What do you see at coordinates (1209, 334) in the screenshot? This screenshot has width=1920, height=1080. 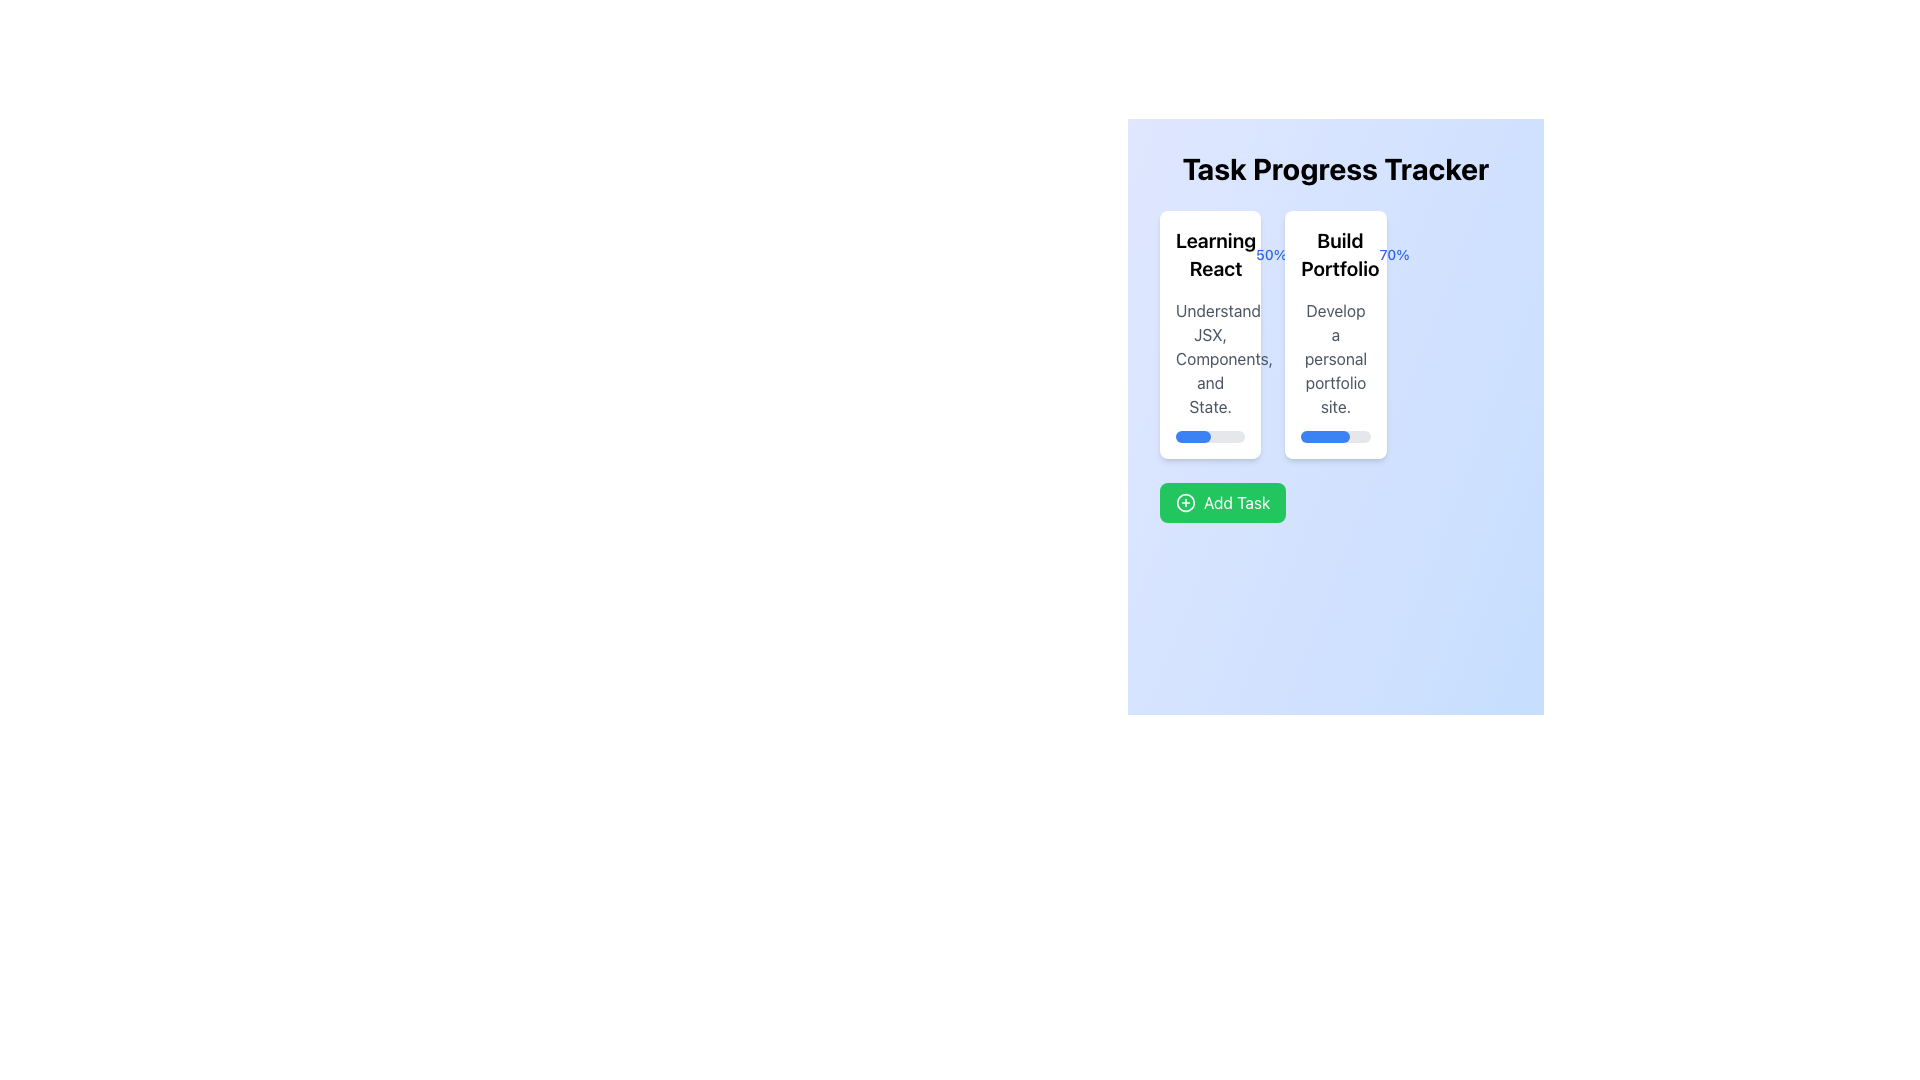 I see `the card-shaped UI component displaying 'Learning React' in the top-left corner of the grid layout to access related elements` at bounding box center [1209, 334].